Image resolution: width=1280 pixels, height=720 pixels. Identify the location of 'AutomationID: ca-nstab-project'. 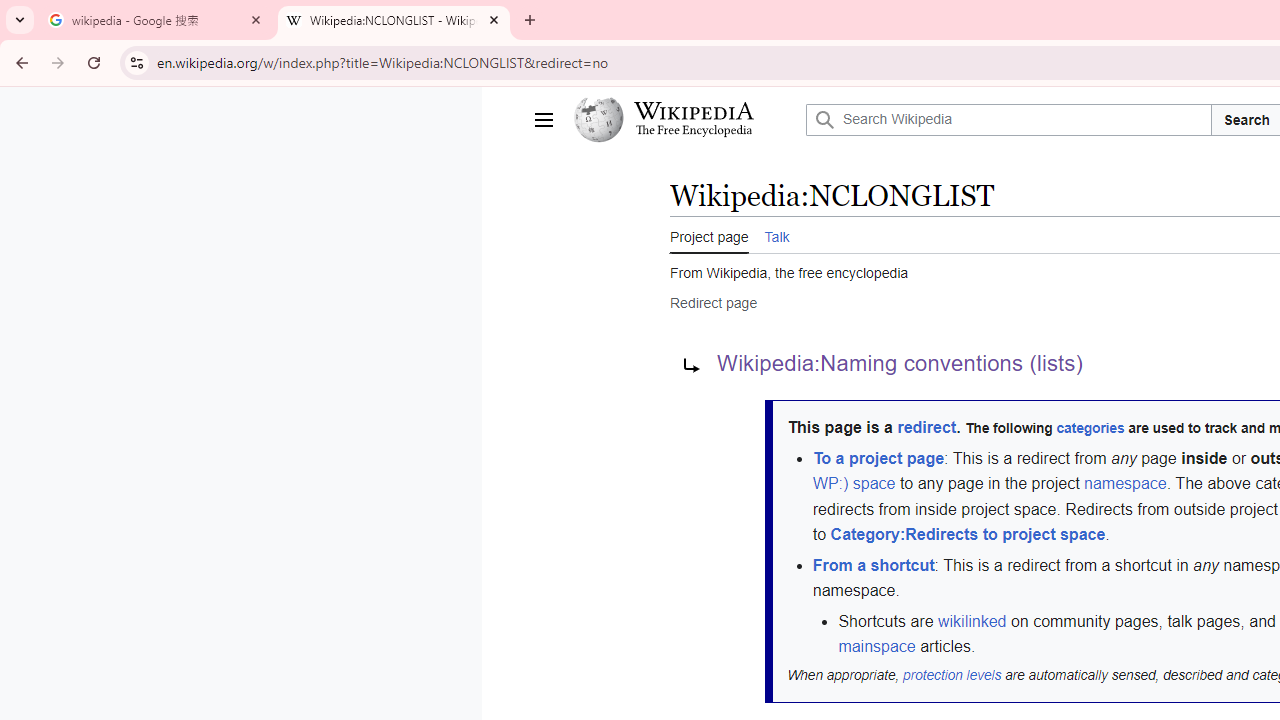
(709, 233).